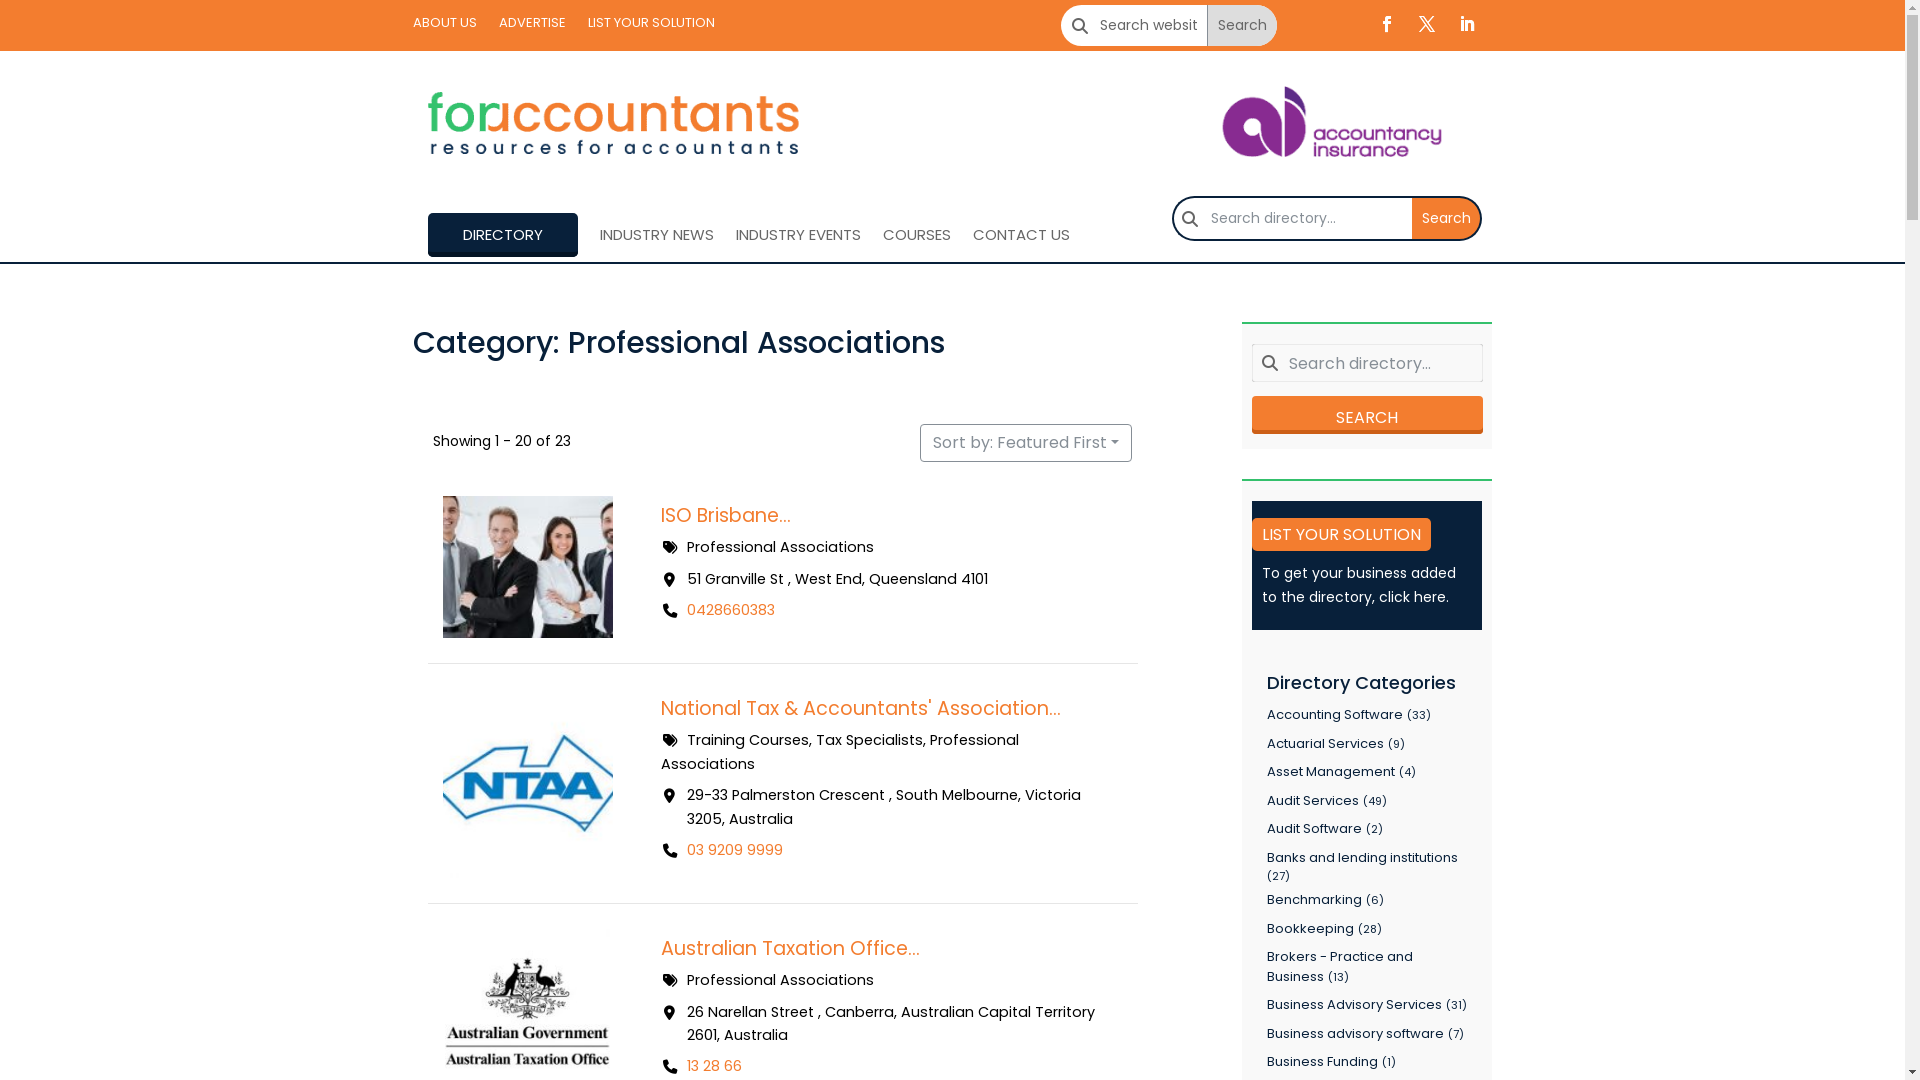 The width and height of the screenshot is (1920, 1080). I want to click on 'ISO Brisbane...', so click(660, 514).